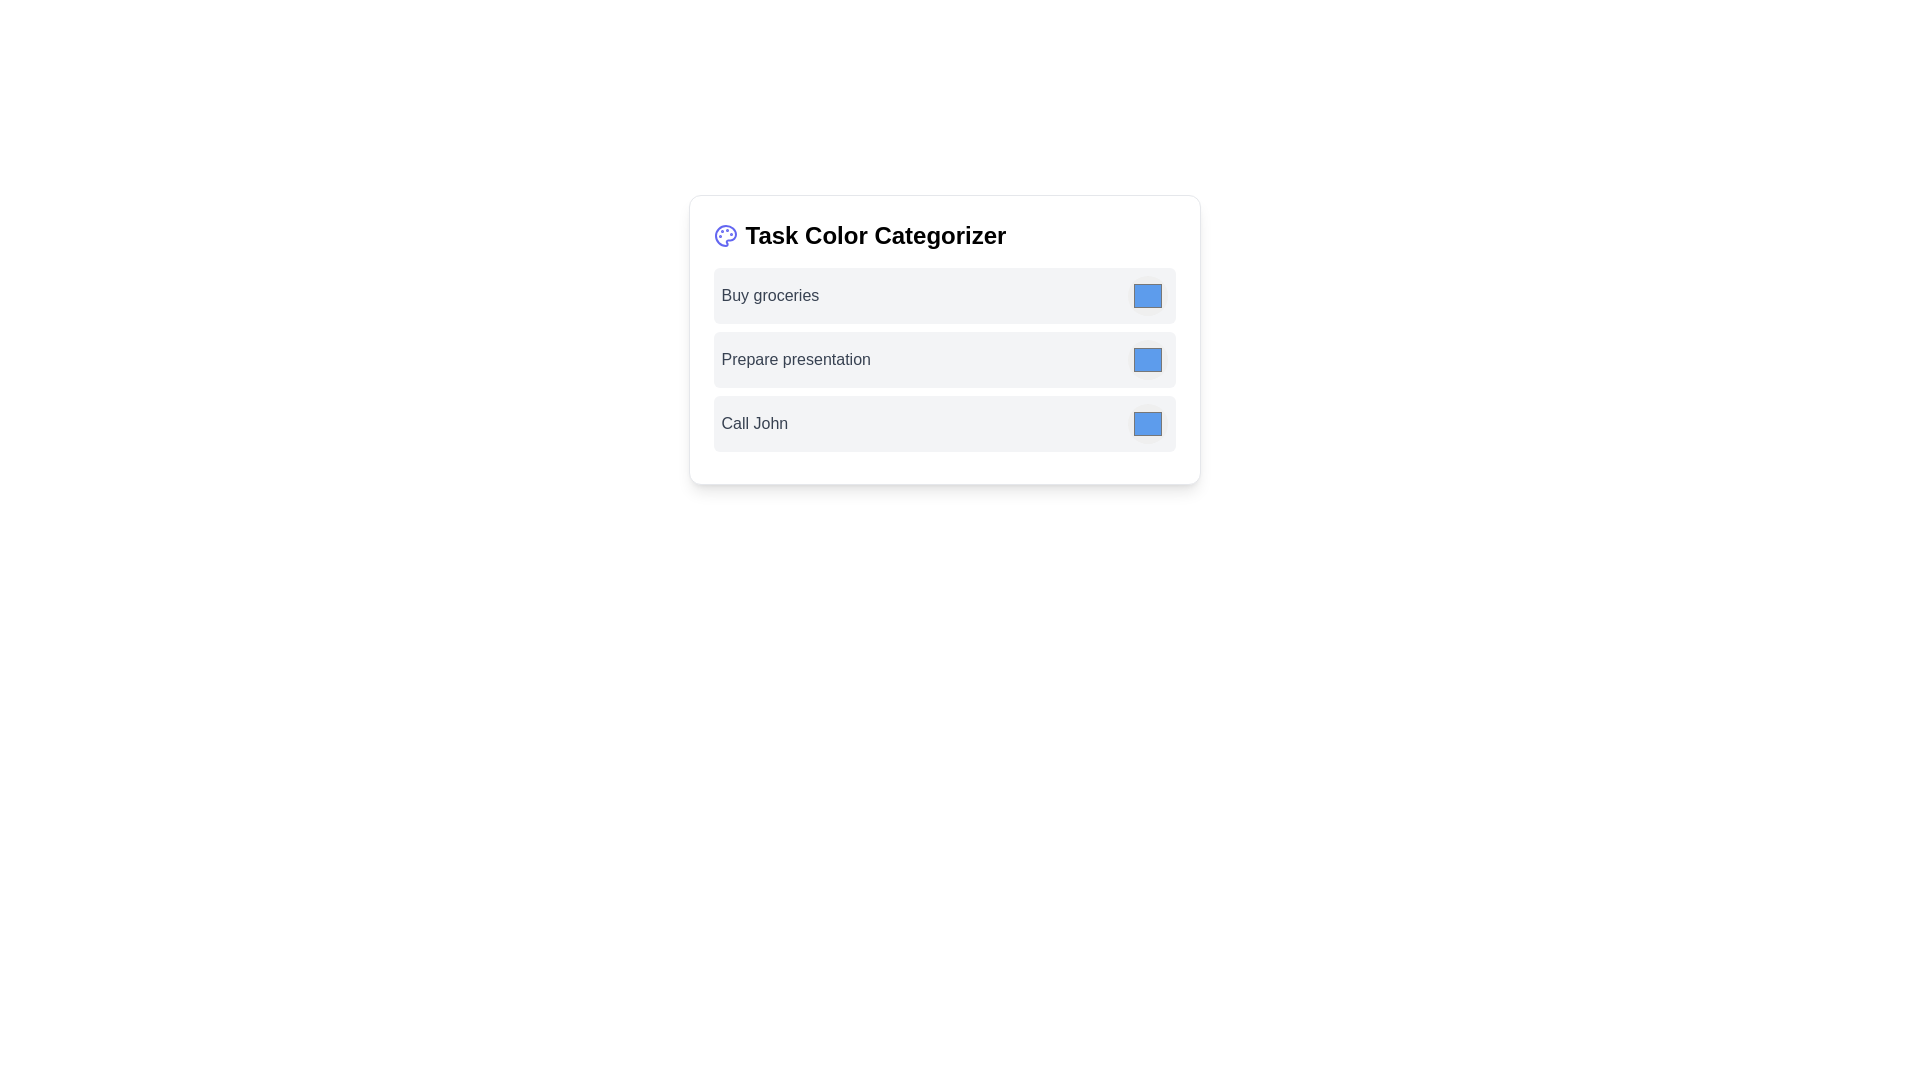 The height and width of the screenshot is (1080, 1920). Describe the element at coordinates (795, 358) in the screenshot. I see `the text label reading 'Prepare presentation' which is styled with medium-weight font and grayish color, positioned in the second row of the task list` at that location.